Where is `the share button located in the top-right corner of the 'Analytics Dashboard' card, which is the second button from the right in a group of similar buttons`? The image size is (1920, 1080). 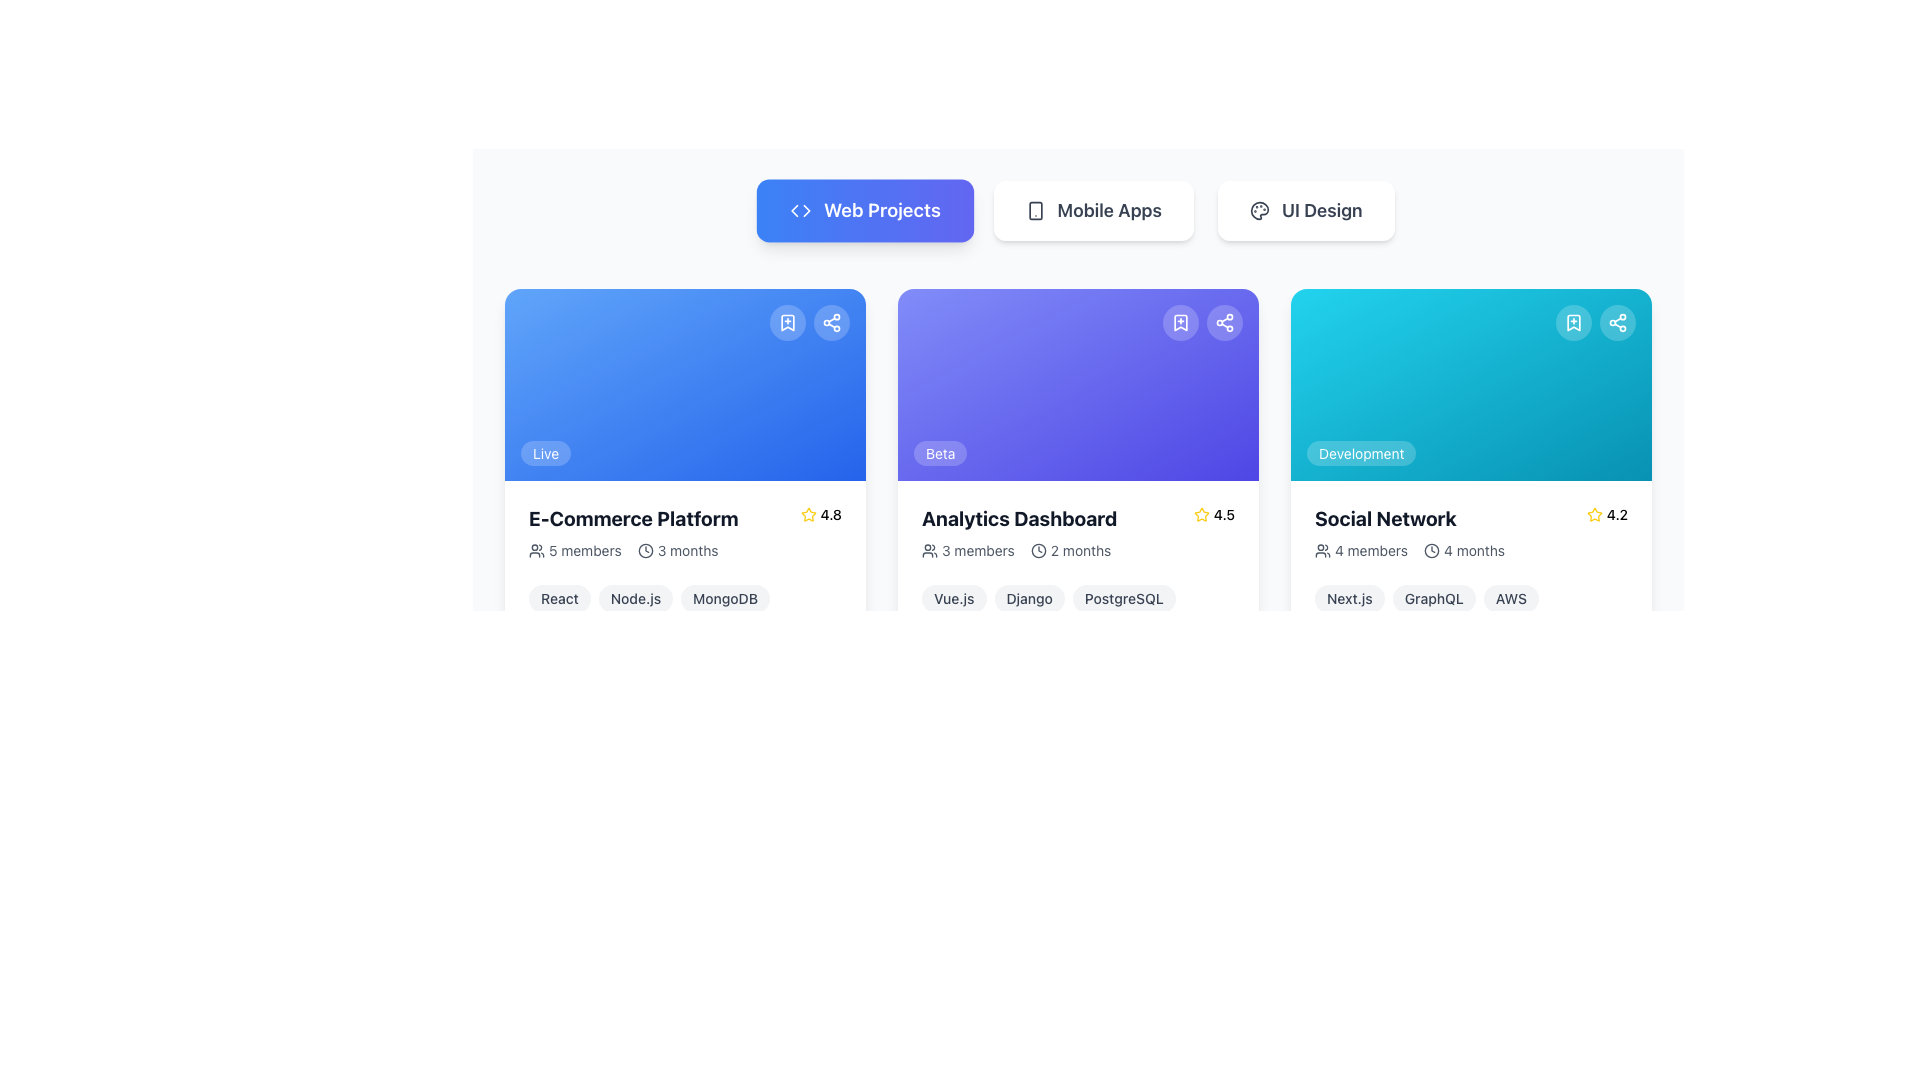
the share button located in the top-right corner of the 'Analytics Dashboard' card, which is the second button from the right in a group of similar buttons is located at coordinates (1223, 322).